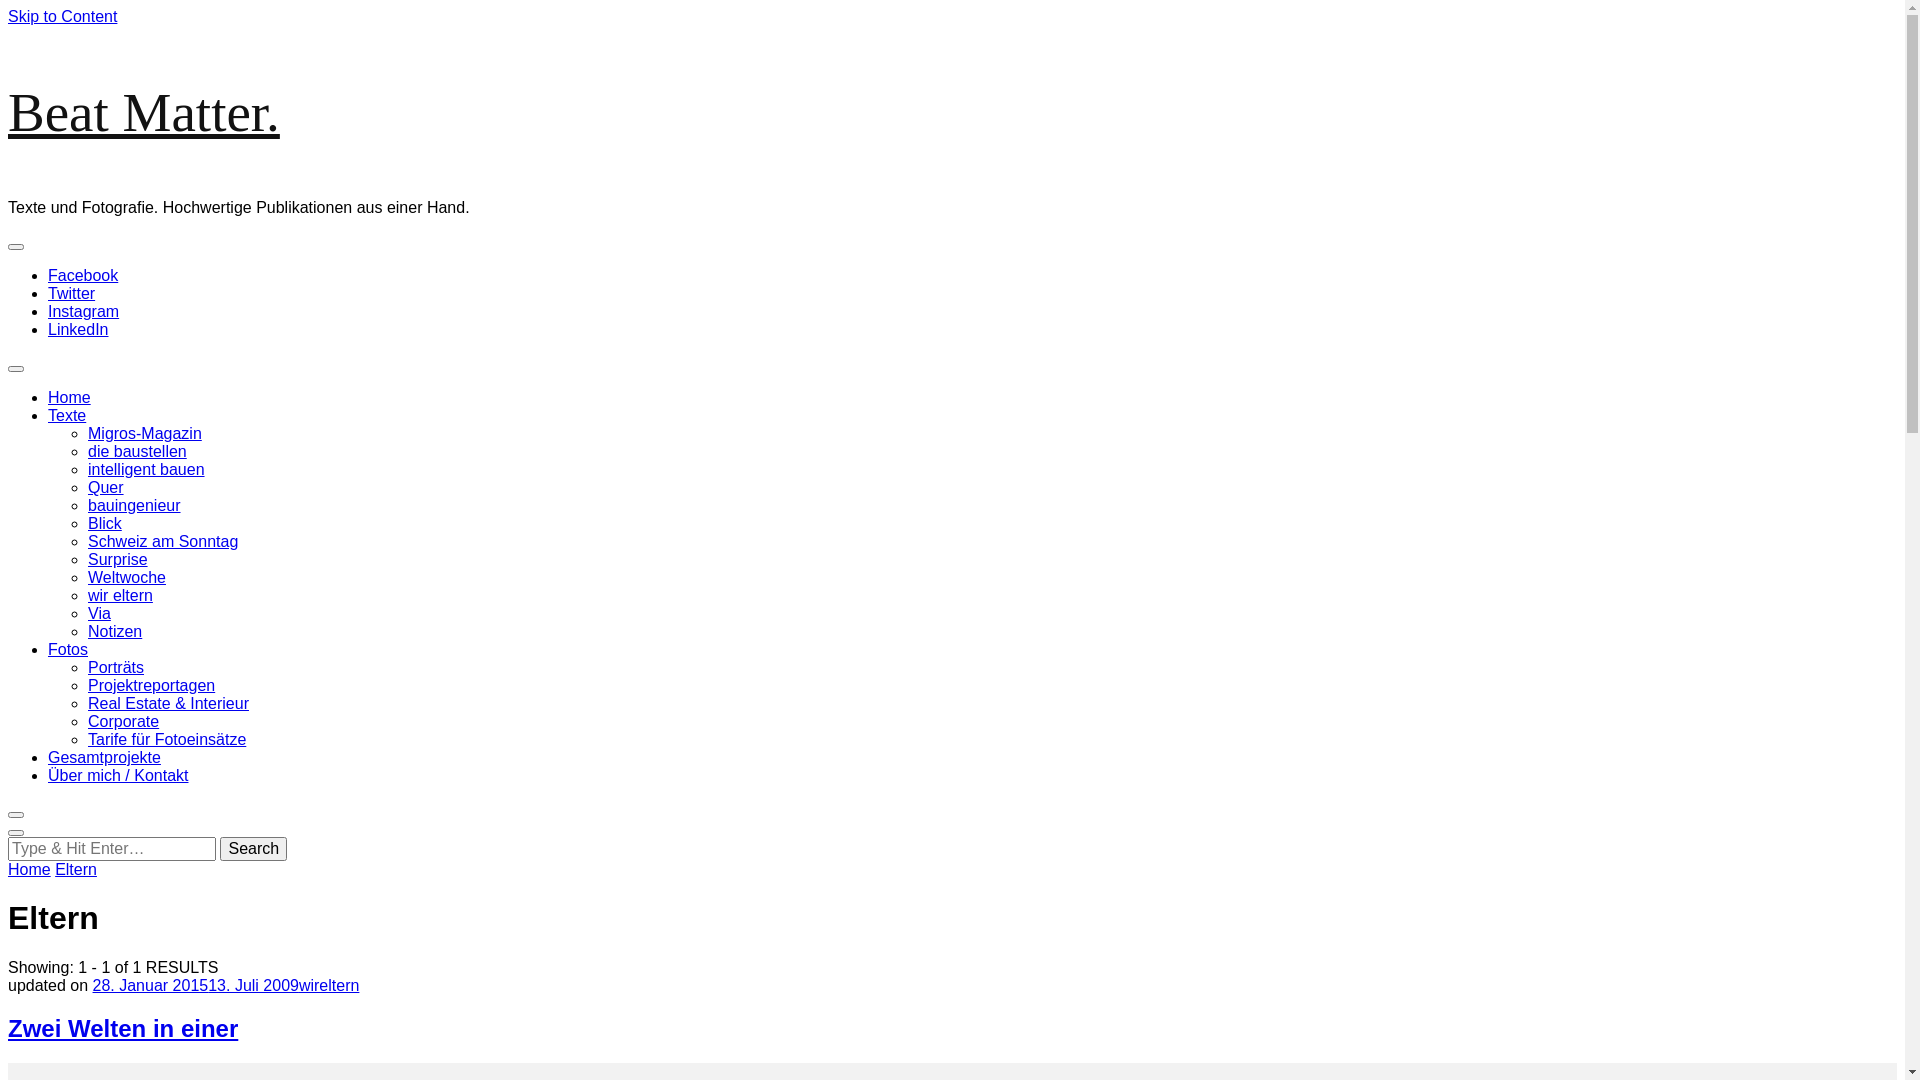 This screenshot has height=1080, width=1920. Describe the element at coordinates (119, 594) in the screenshot. I see `'wir eltern'` at that location.